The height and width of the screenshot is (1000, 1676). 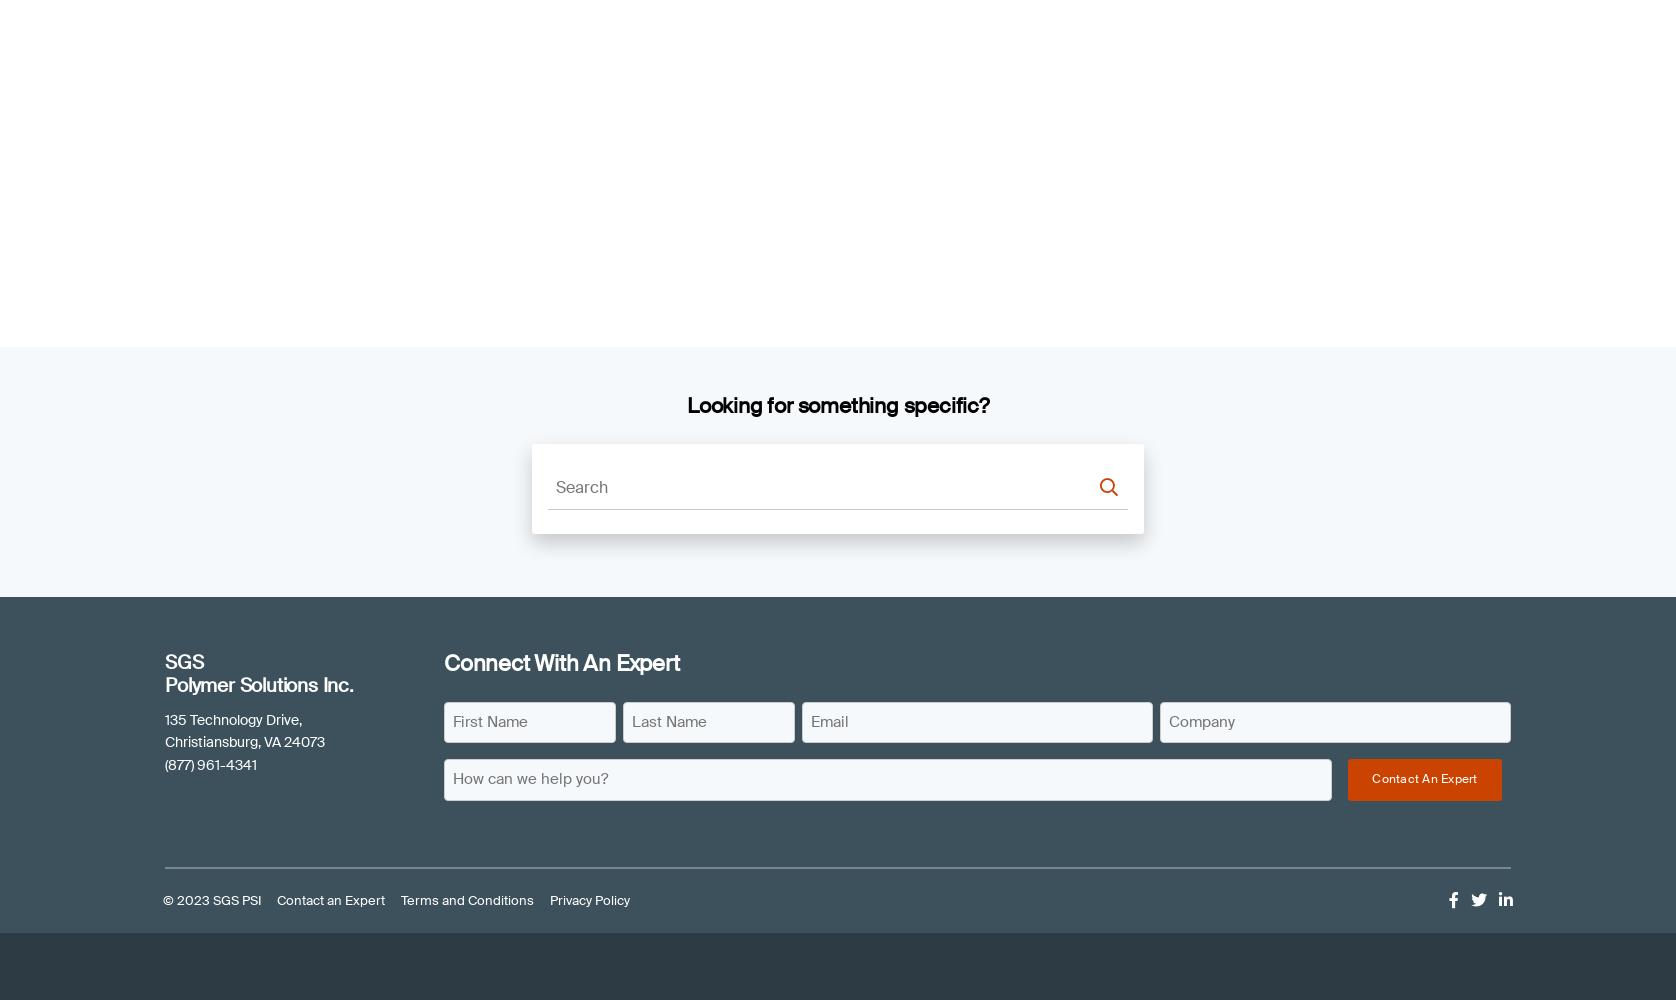 What do you see at coordinates (244, 741) in the screenshot?
I see `'Christiansburg, VA 24073'` at bounding box center [244, 741].